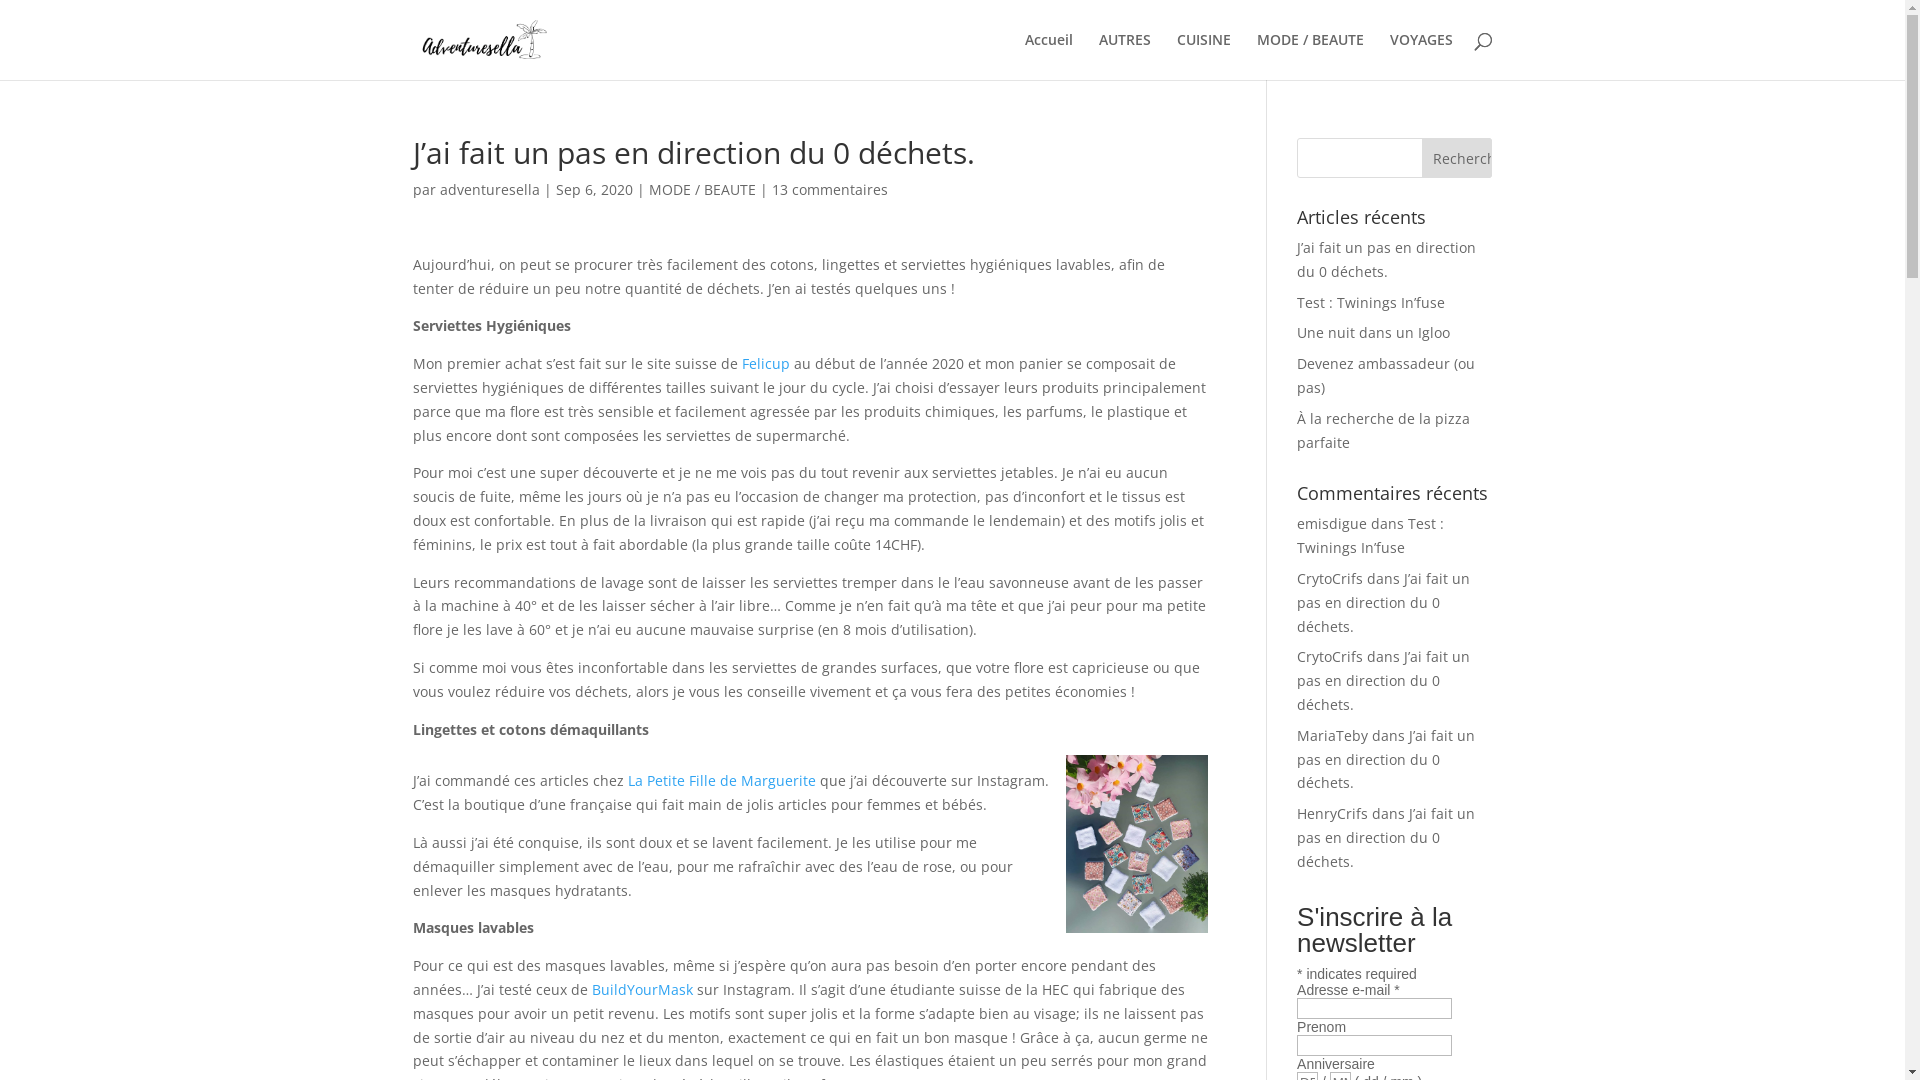 This screenshot has height=1080, width=1920. What do you see at coordinates (642, 988) in the screenshot?
I see `'BuildYourMask'` at bounding box center [642, 988].